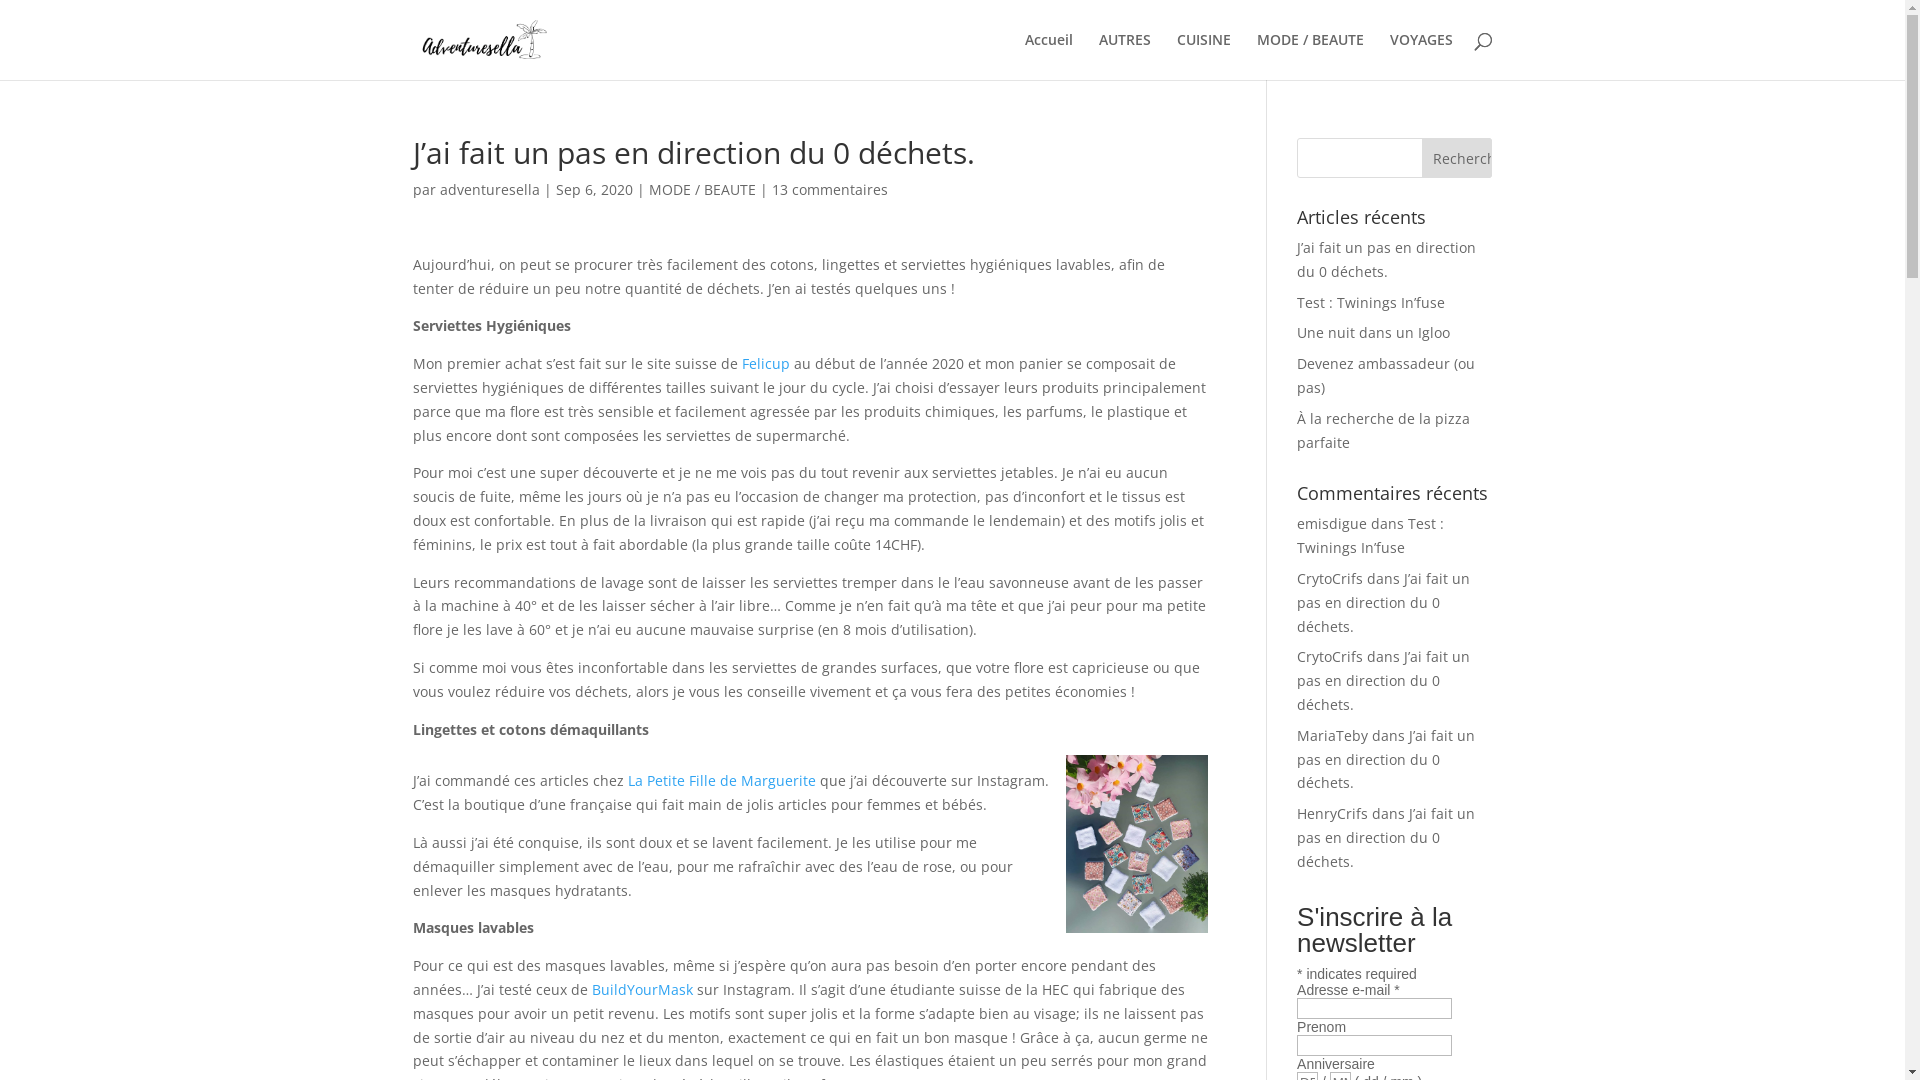 This screenshot has height=1080, width=1920. What do you see at coordinates (642, 988) in the screenshot?
I see `'BuildYourMask'` at bounding box center [642, 988].